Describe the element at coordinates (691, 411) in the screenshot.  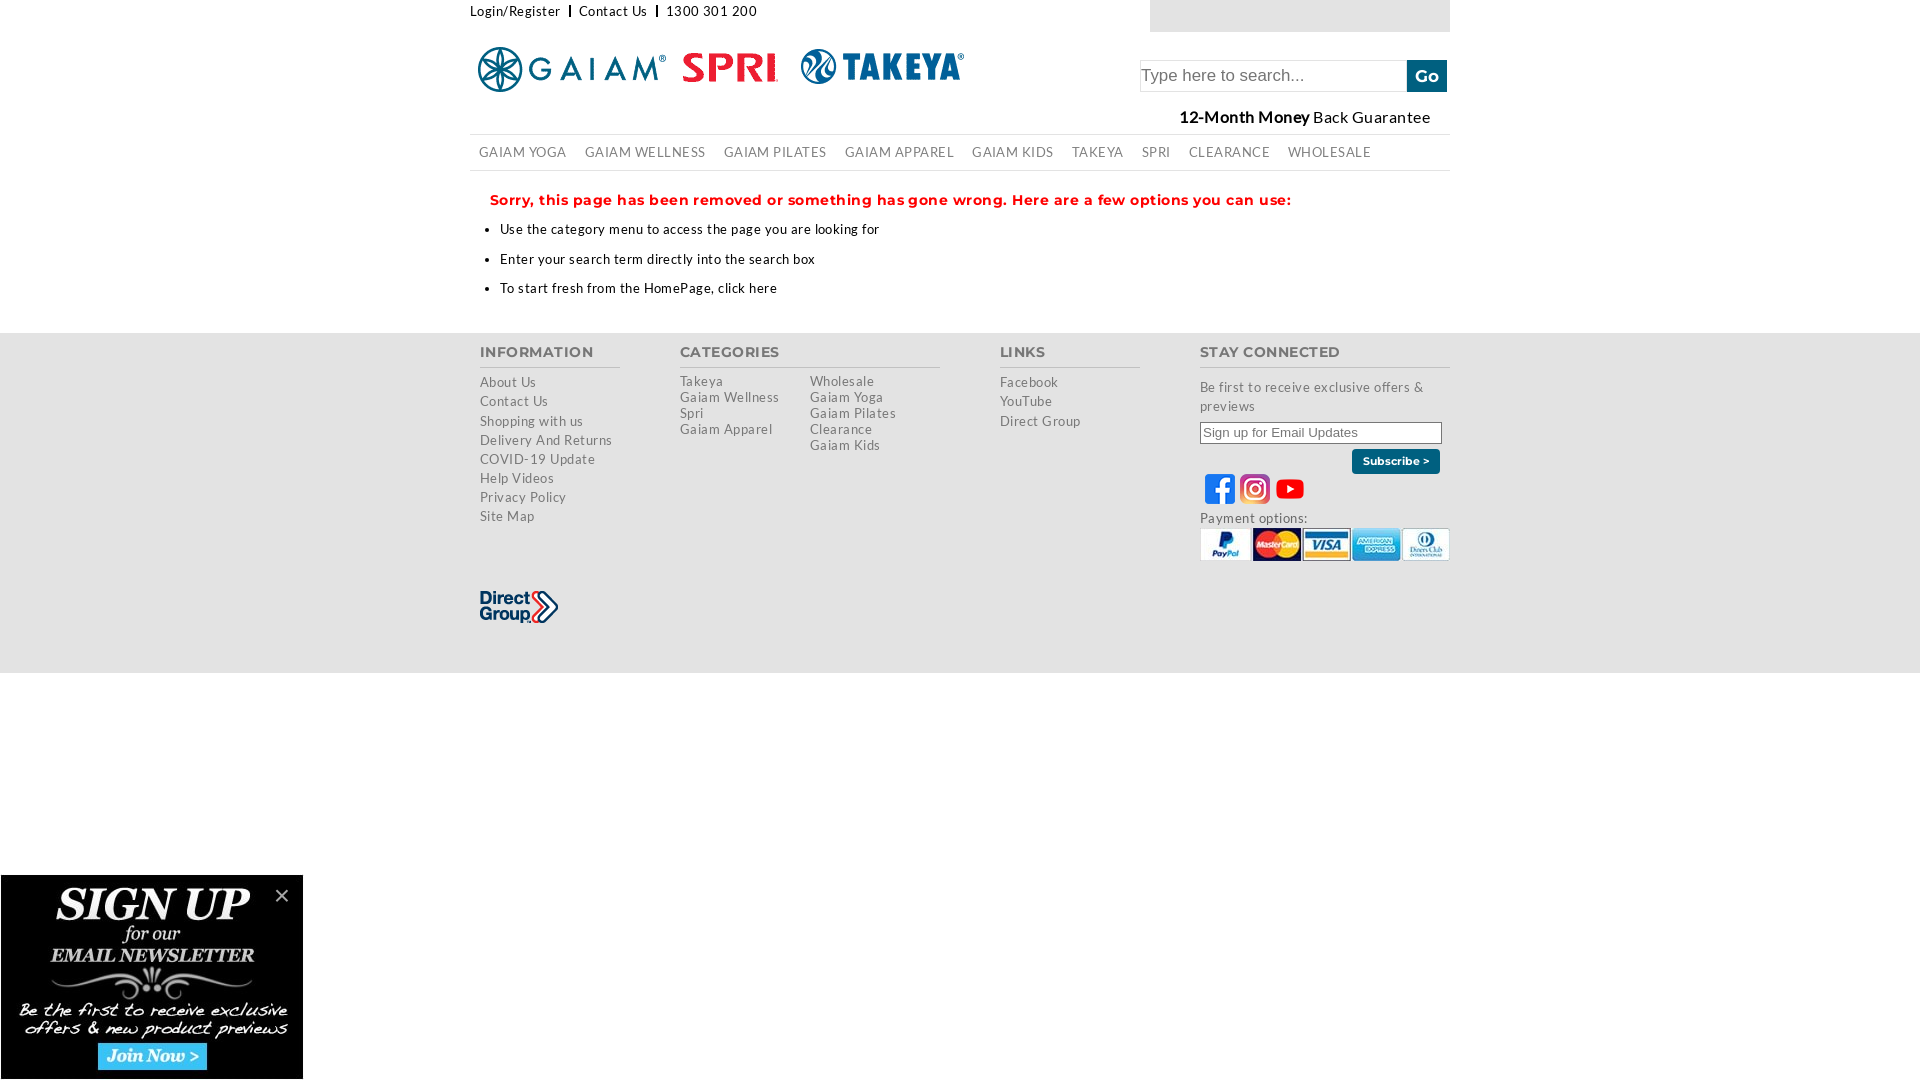
I see `'Spri'` at that location.